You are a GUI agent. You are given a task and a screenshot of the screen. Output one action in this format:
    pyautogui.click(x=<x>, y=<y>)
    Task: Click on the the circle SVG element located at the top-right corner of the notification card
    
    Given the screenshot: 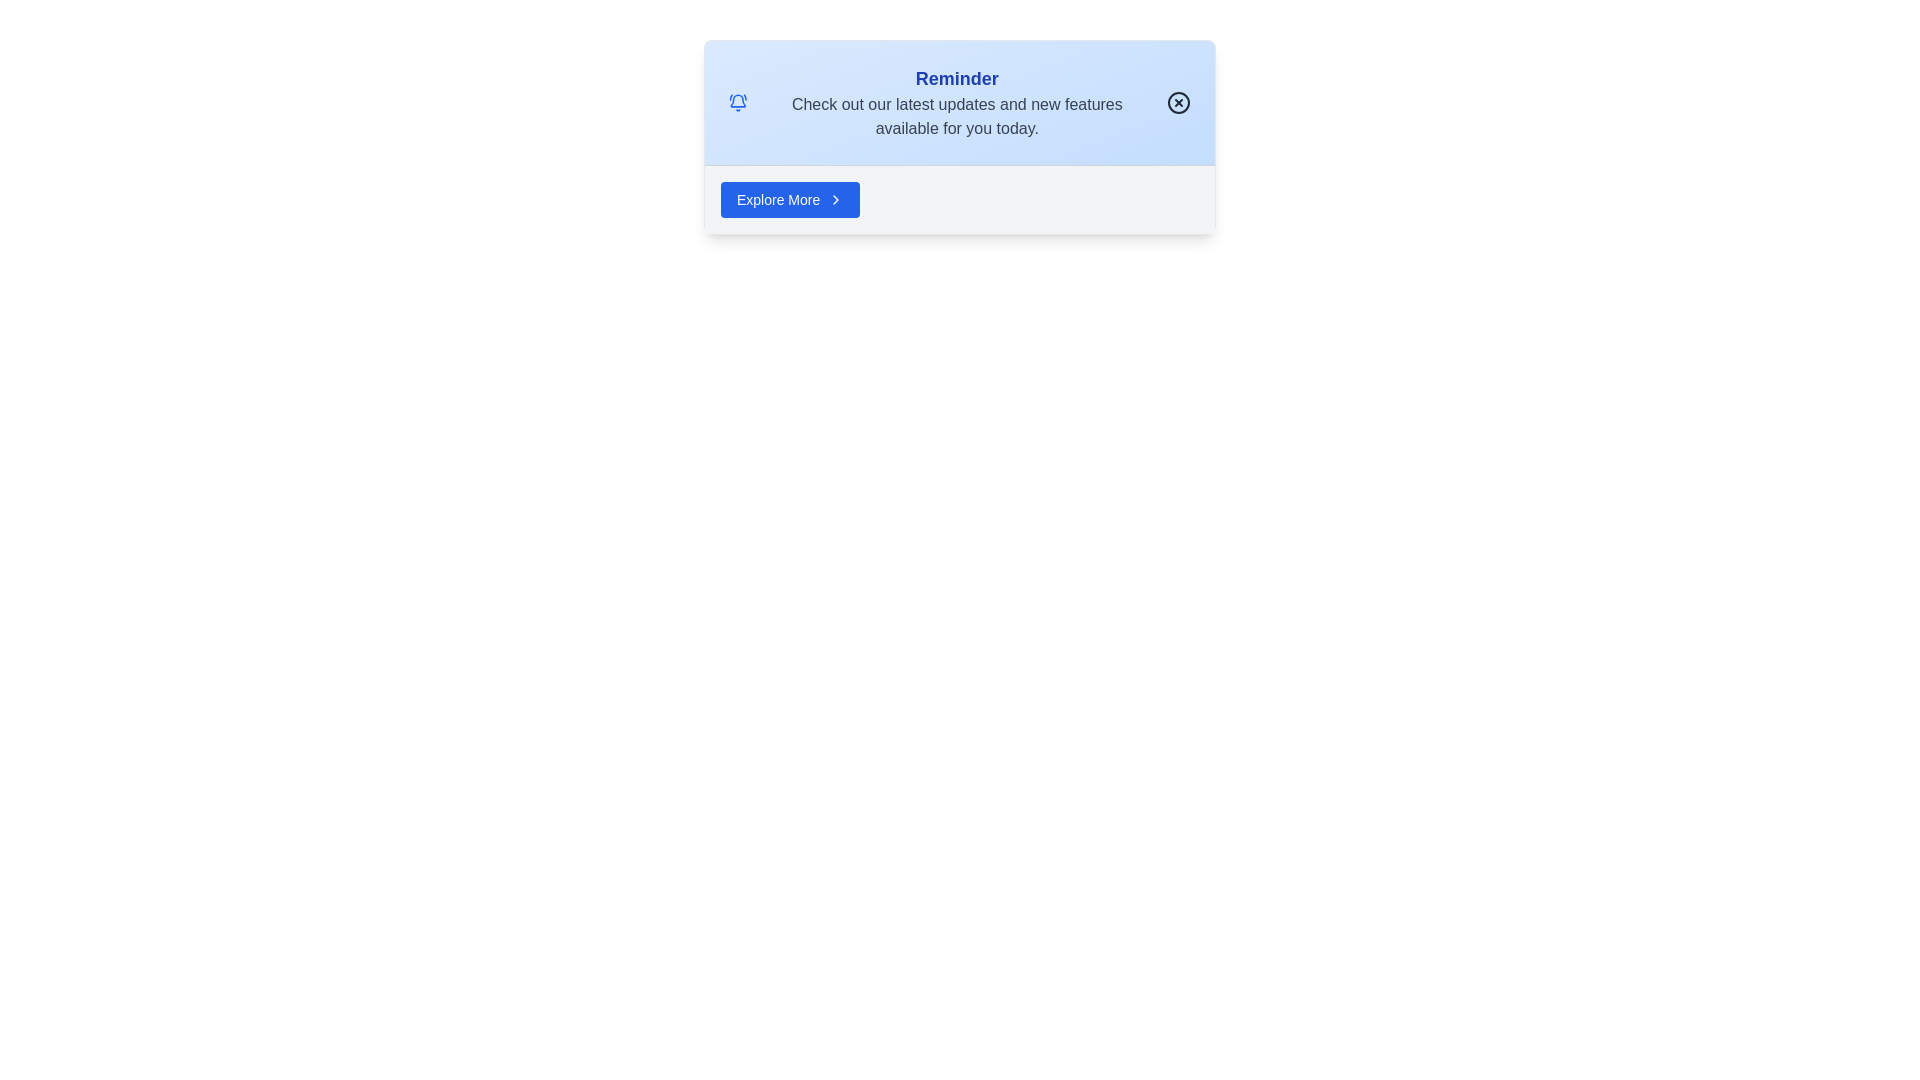 What is the action you would take?
    pyautogui.click(x=1179, y=103)
    